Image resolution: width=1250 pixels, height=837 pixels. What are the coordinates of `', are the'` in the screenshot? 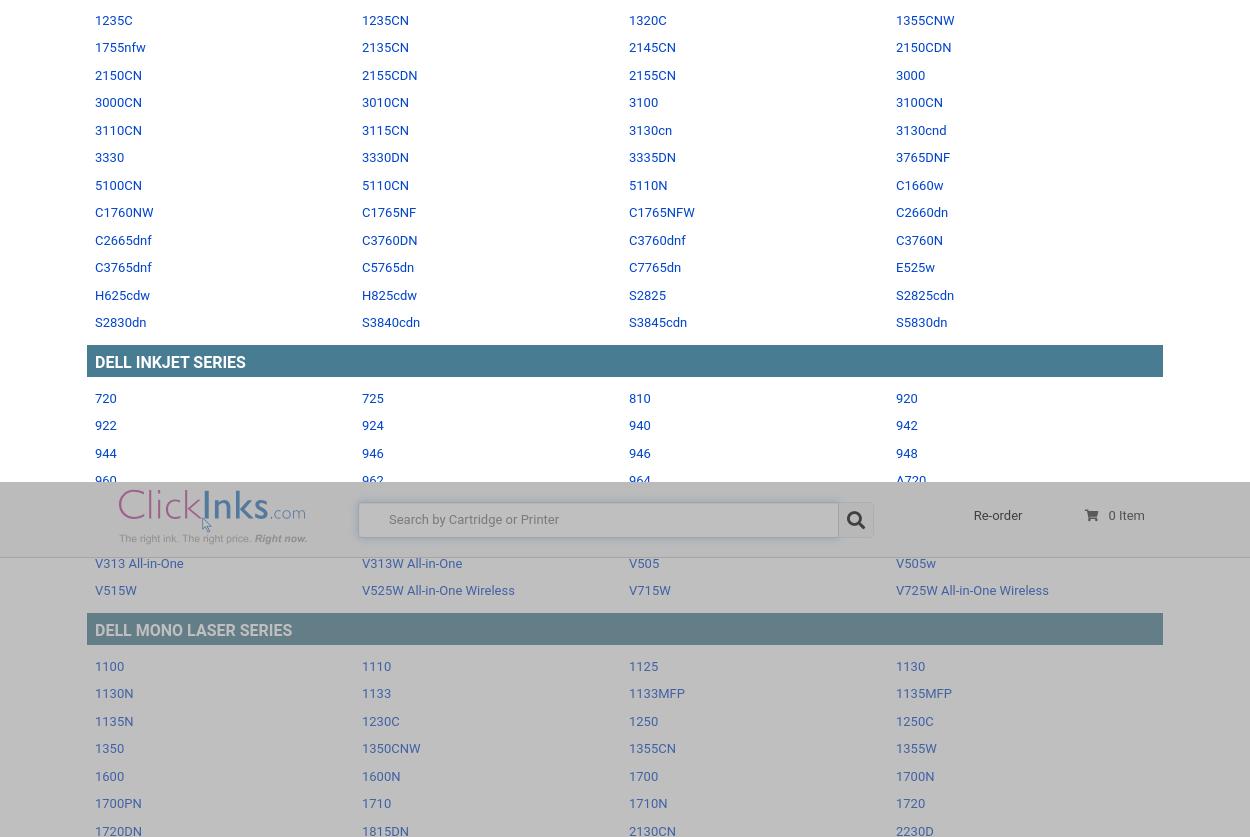 It's located at (870, 416).